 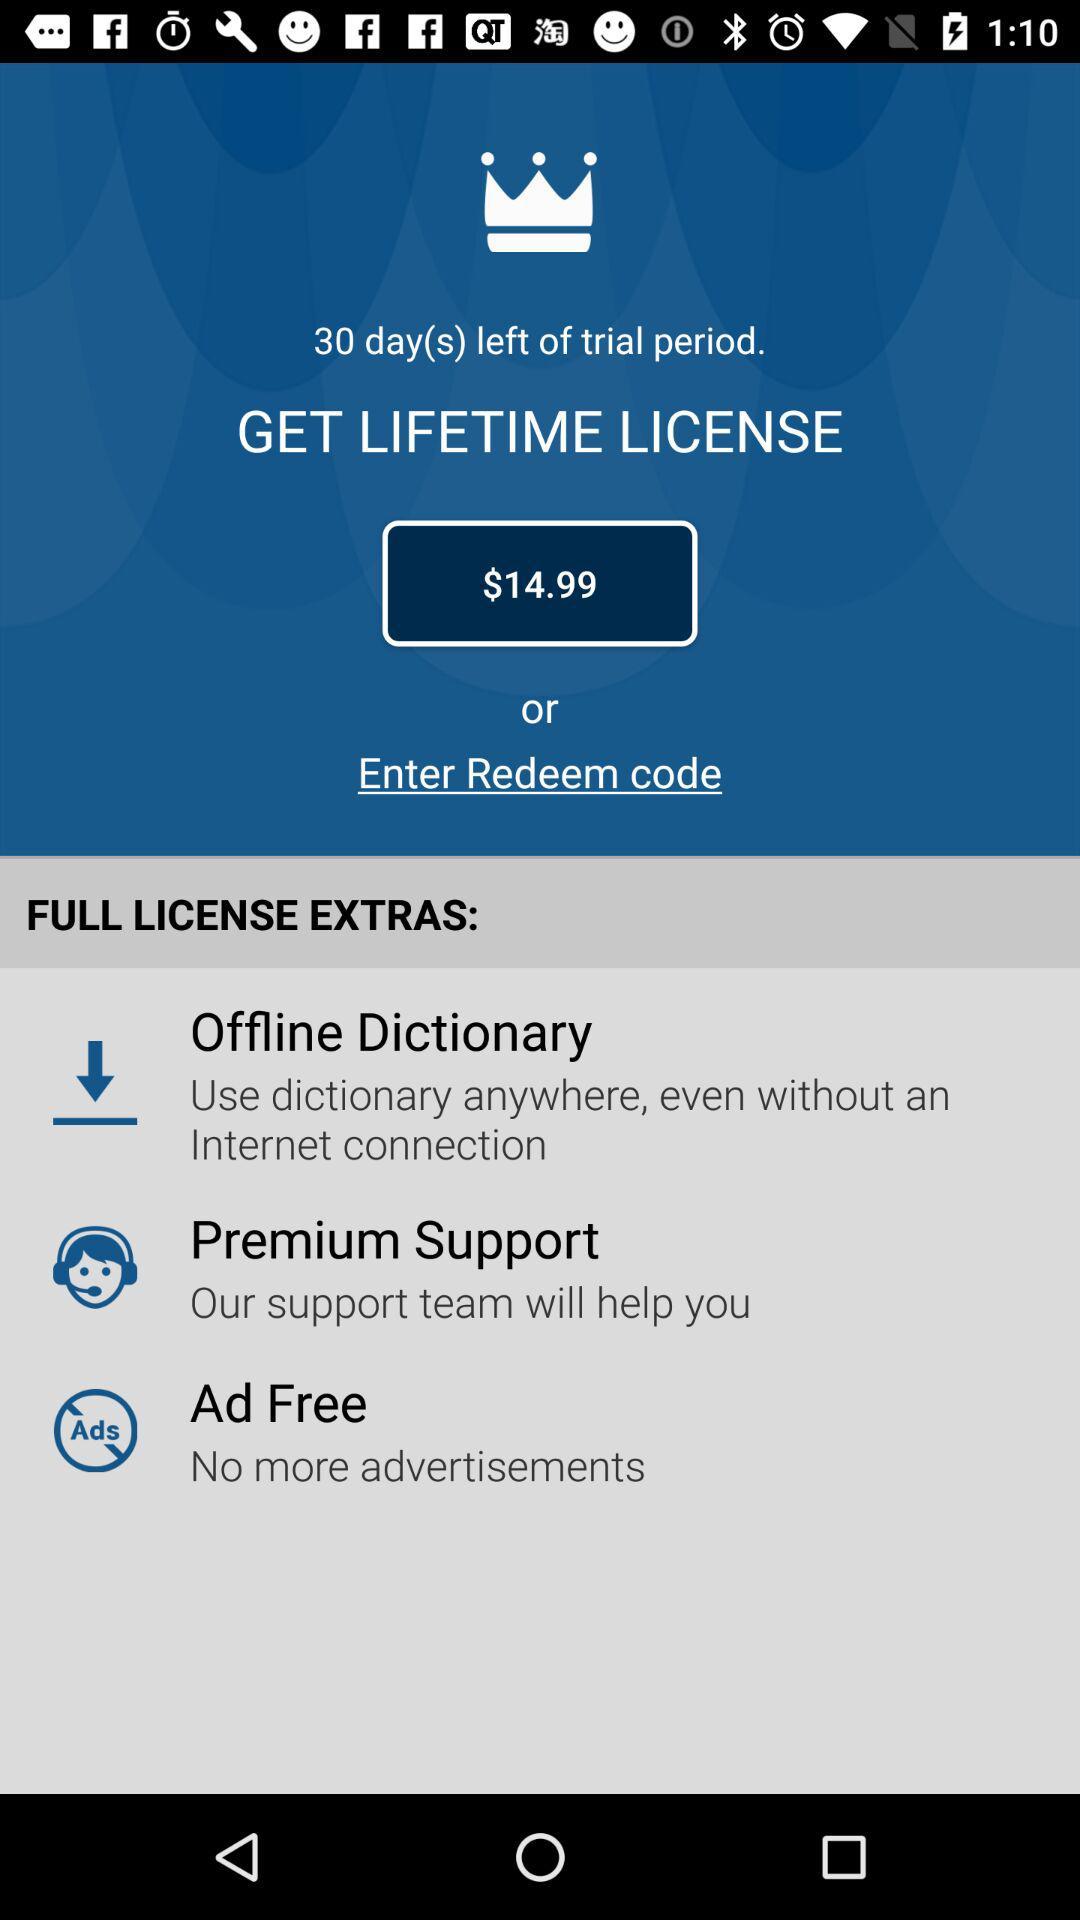 I want to click on item above or, so click(x=540, y=582).